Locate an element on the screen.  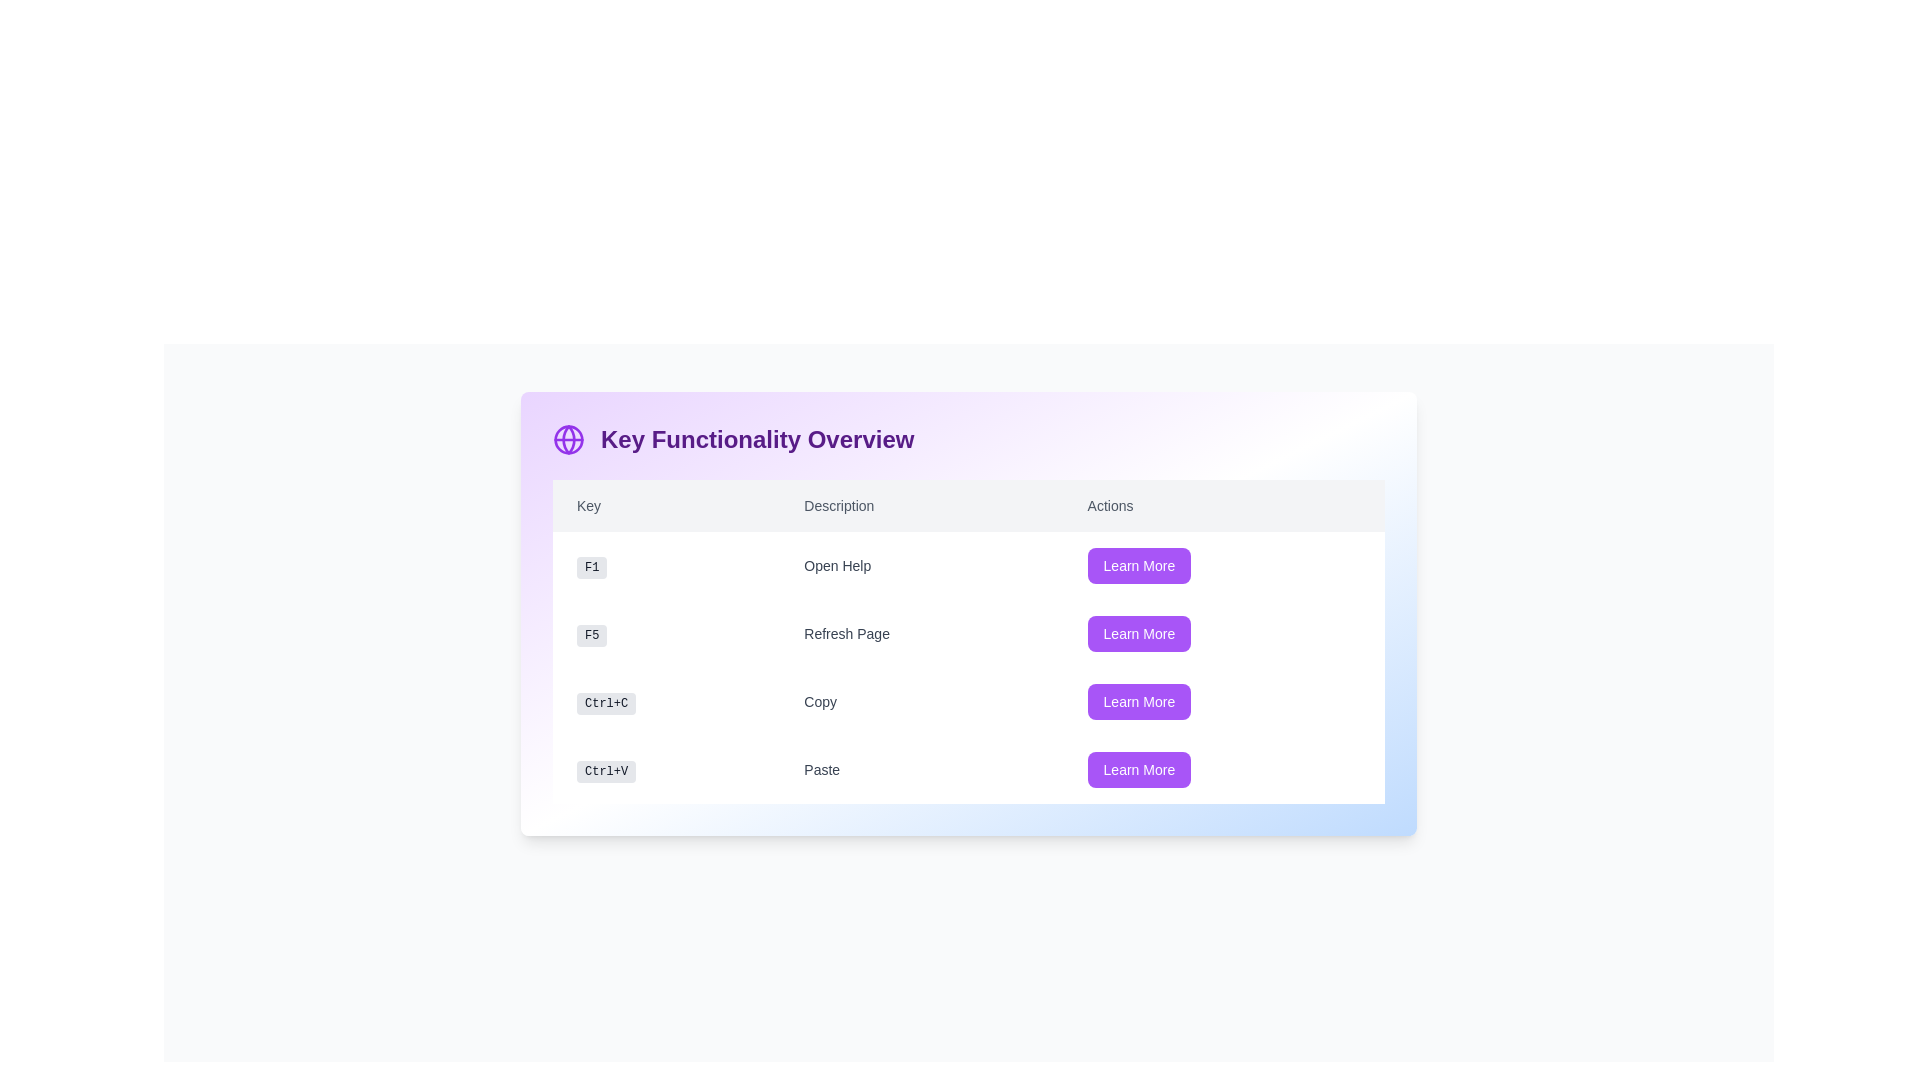
the first row is located at coordinates (969, 566).